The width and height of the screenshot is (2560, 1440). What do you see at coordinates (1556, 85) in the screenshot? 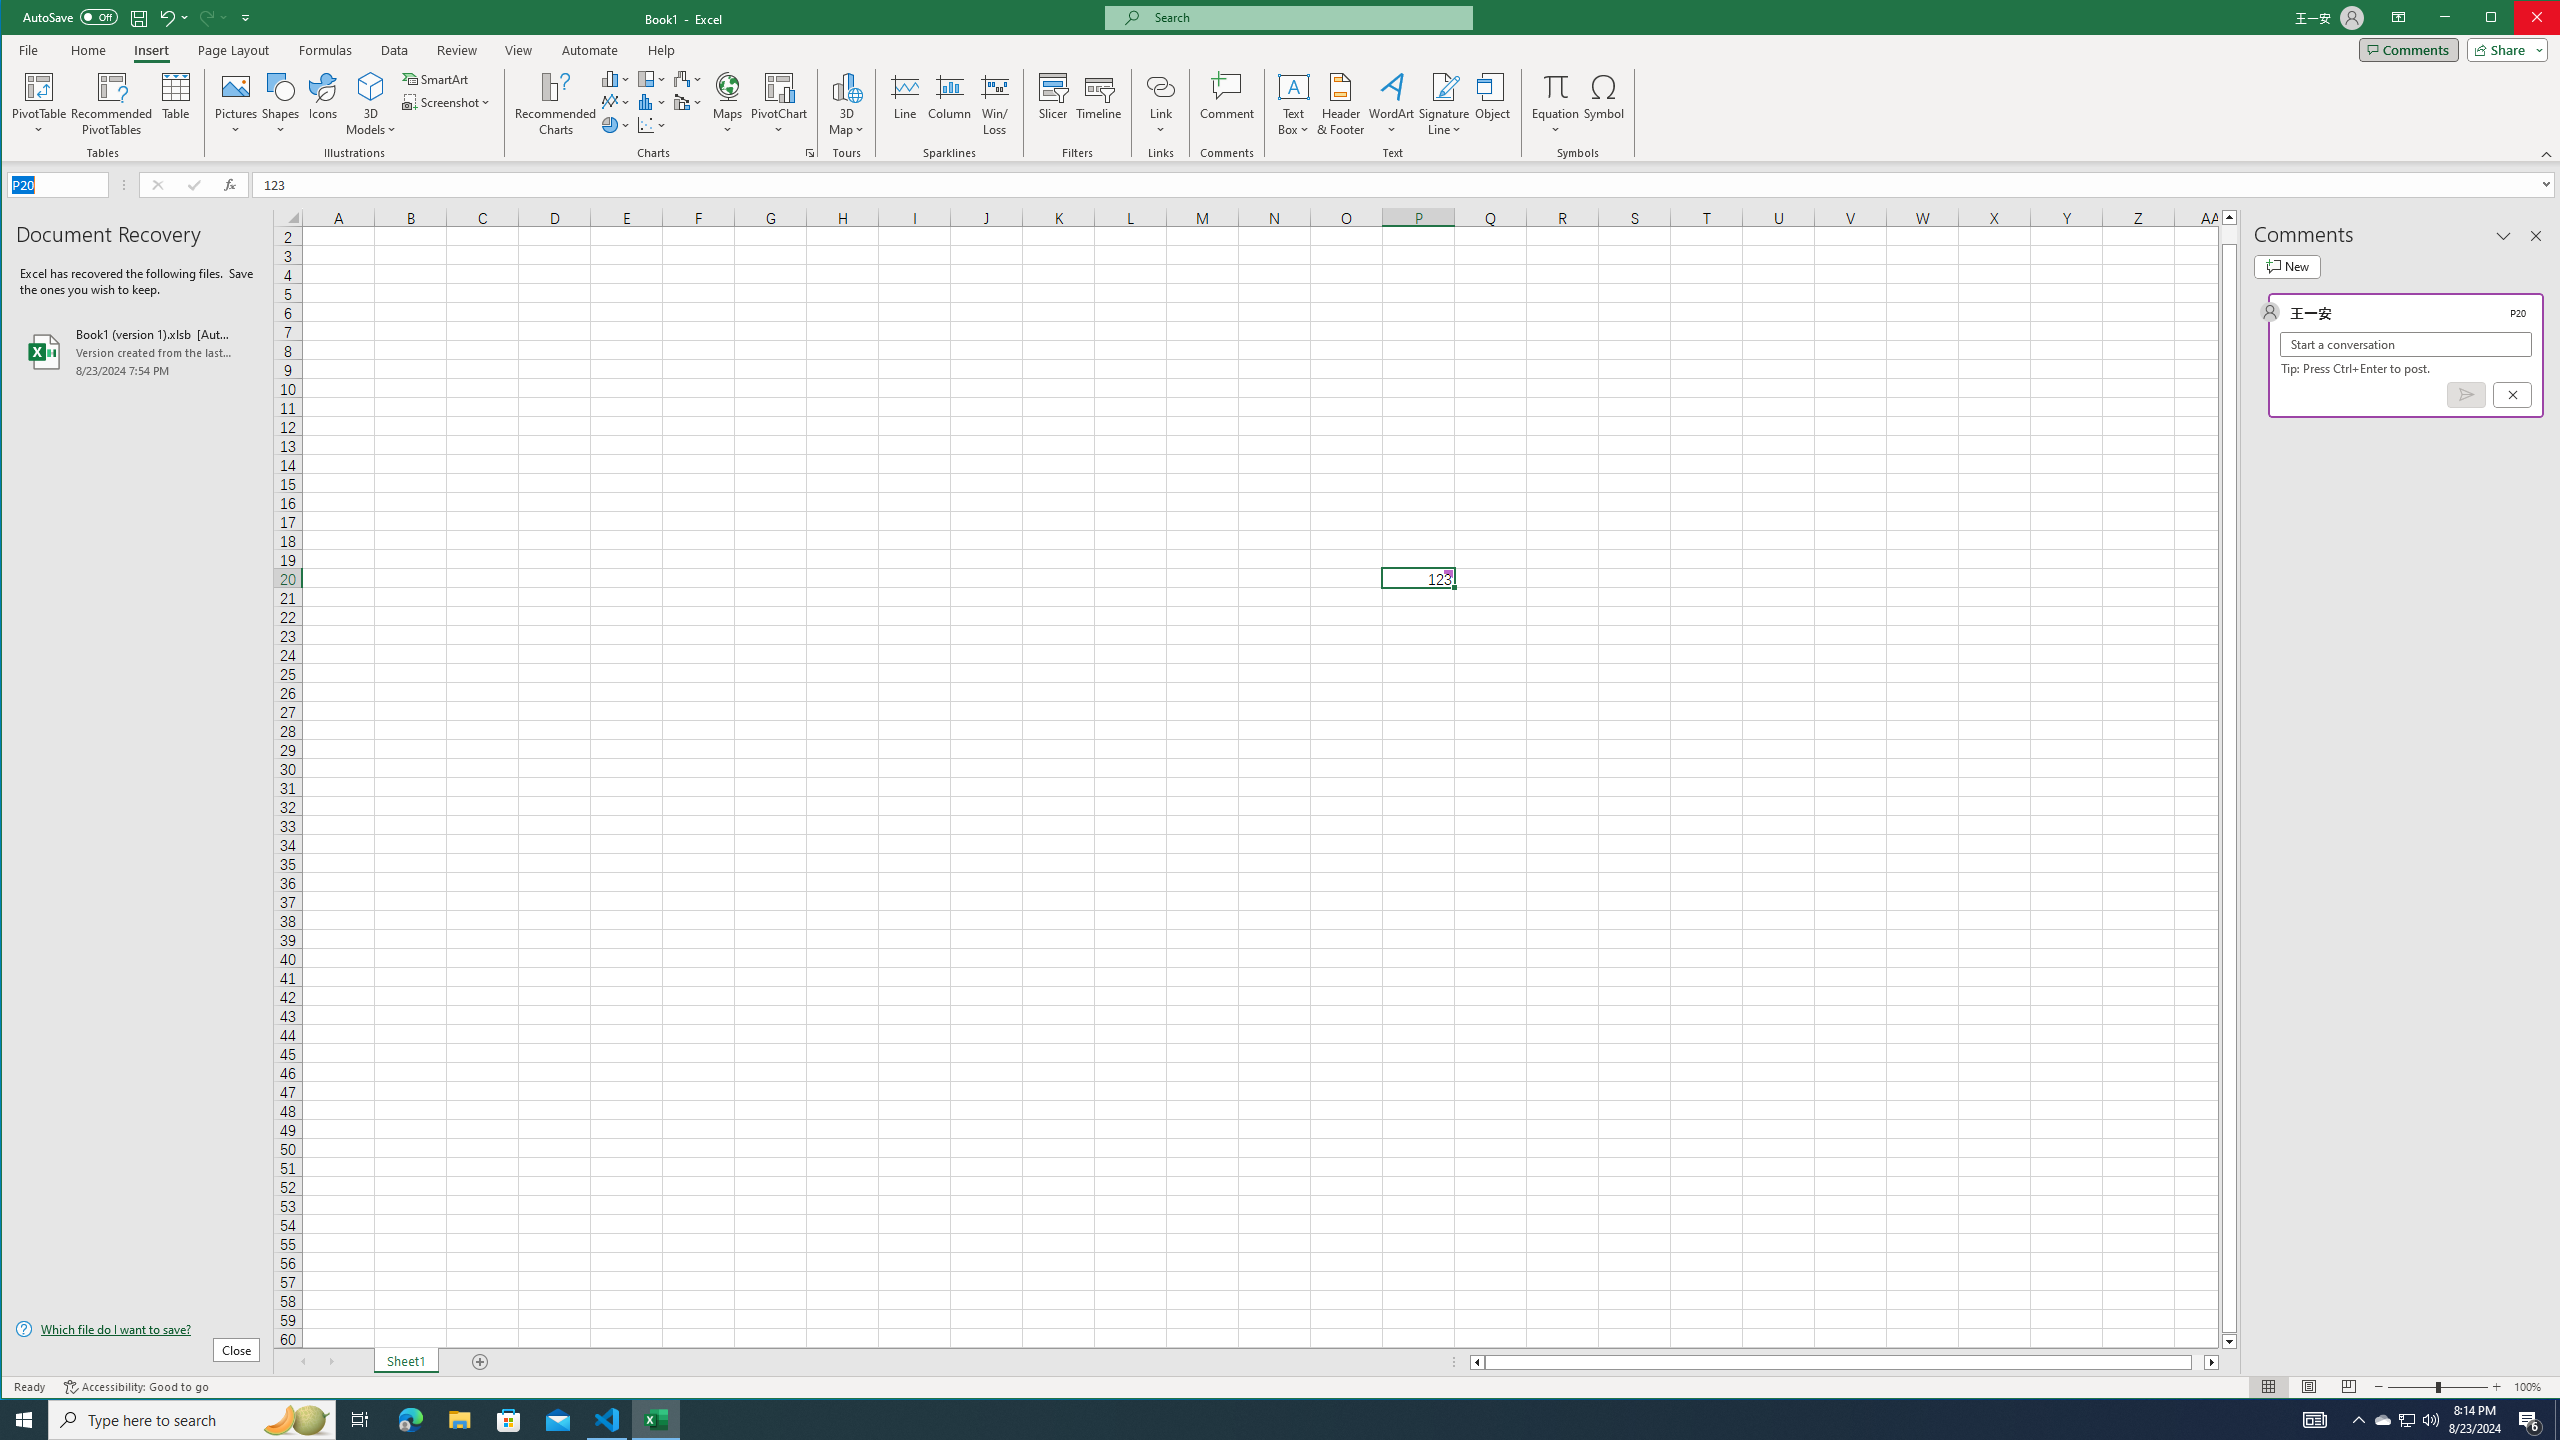
I see `'Equation'` at bounding box center [1556, 85].